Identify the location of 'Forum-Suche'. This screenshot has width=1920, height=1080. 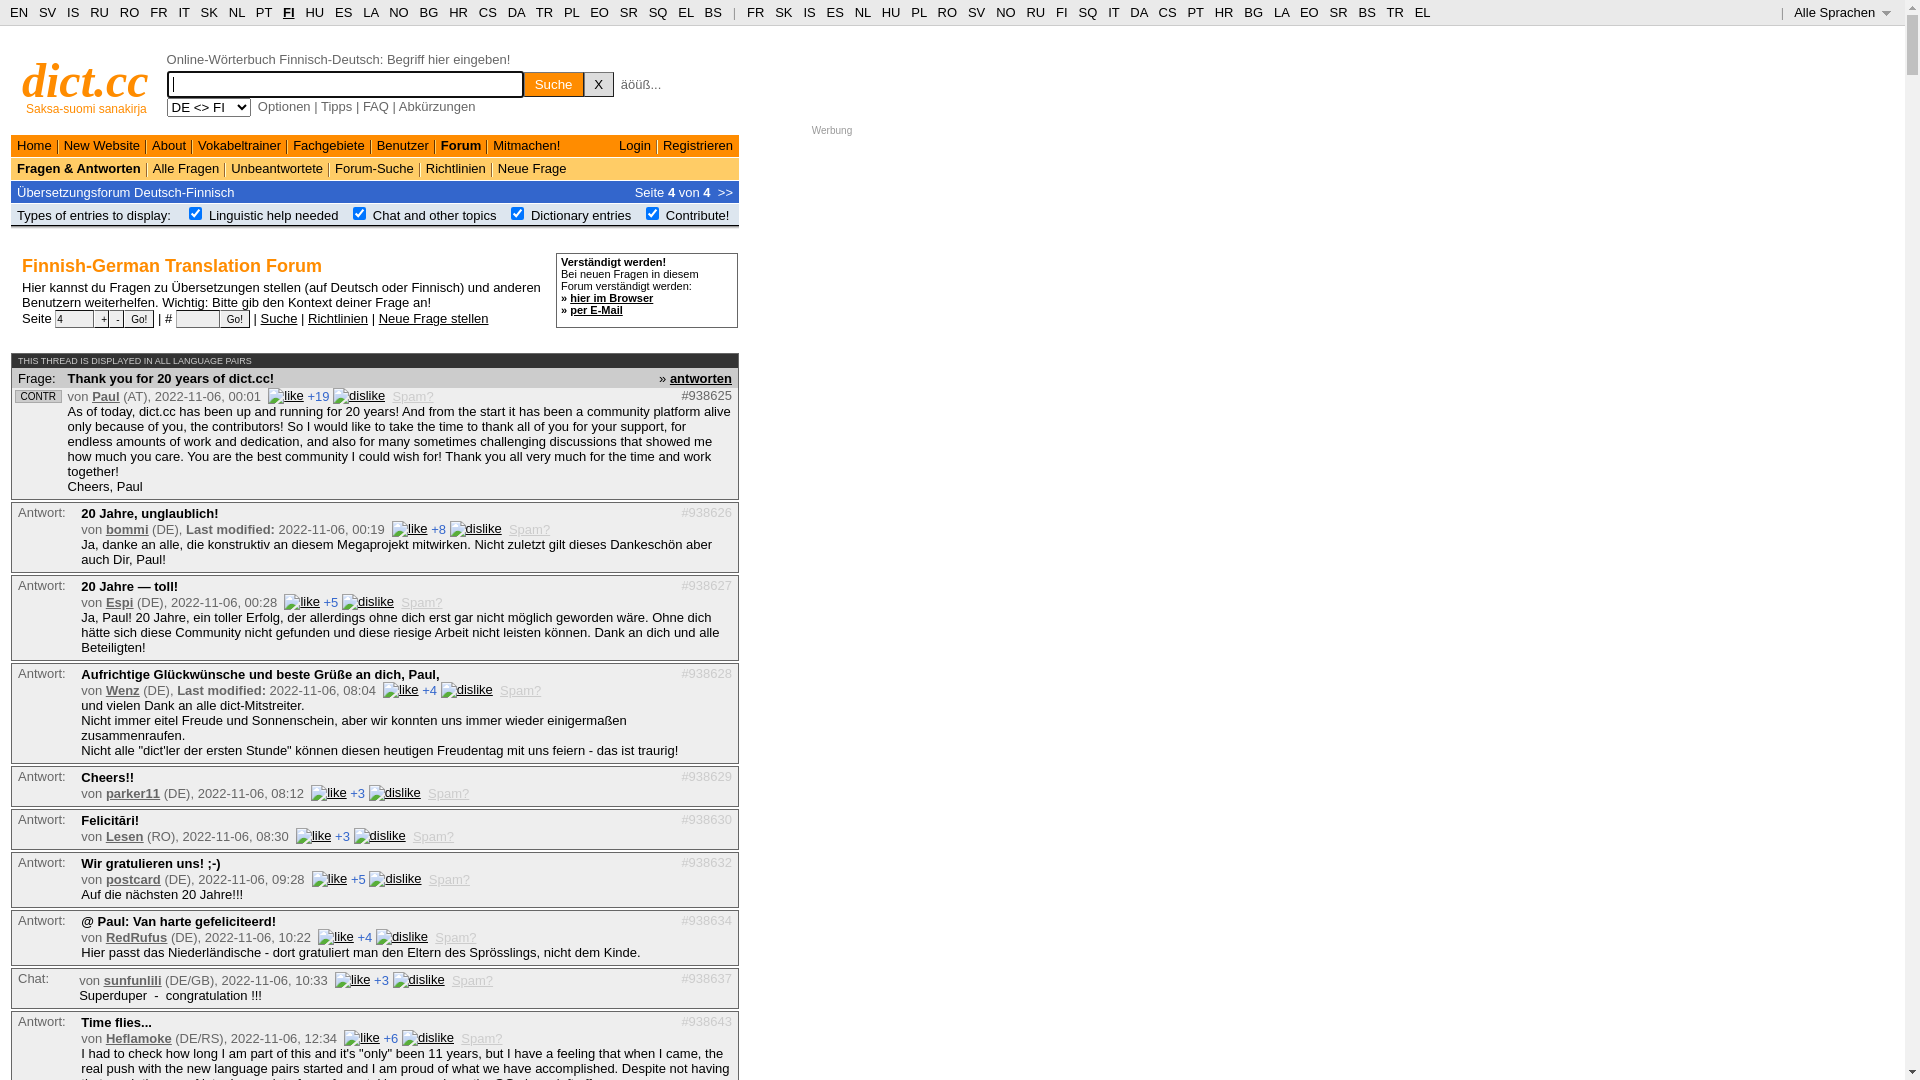
(374, 167).